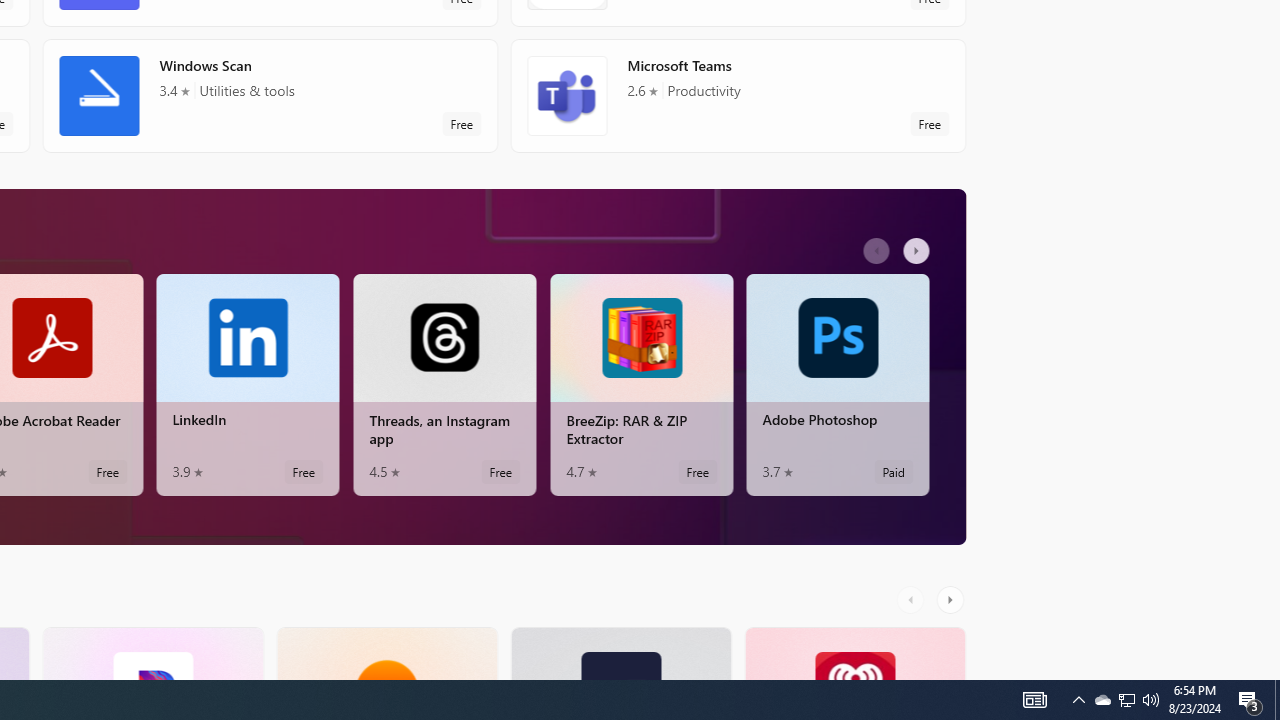 Image resolution: width=1280 pixels, height=720 pixels. Describe the element at coordinates (151, 653) in the screenshot. I see `'Pandora. Average rating of 4.5 out of five stars. Free  '` at that location.